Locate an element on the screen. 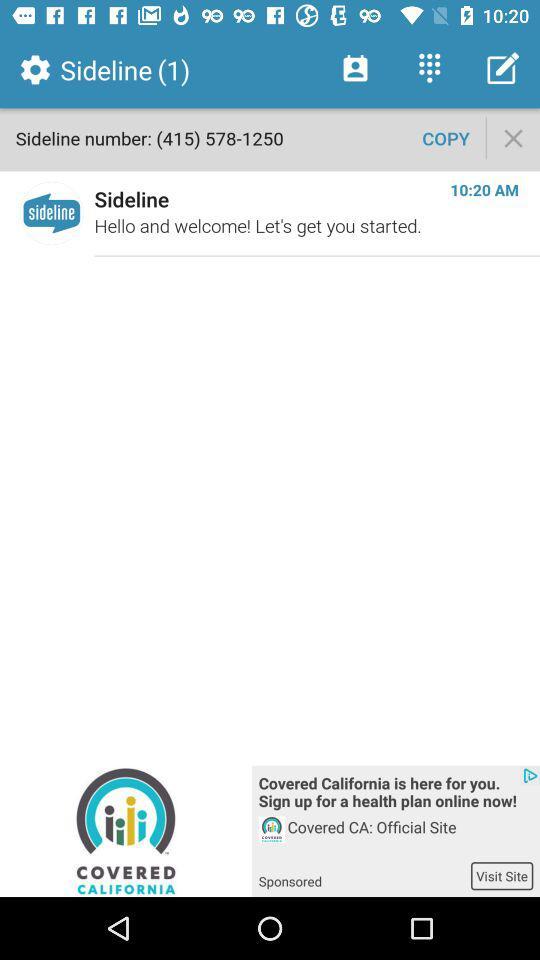 This screenshot has height=960, width=540. the close icon is located at coordinates (513, 137).